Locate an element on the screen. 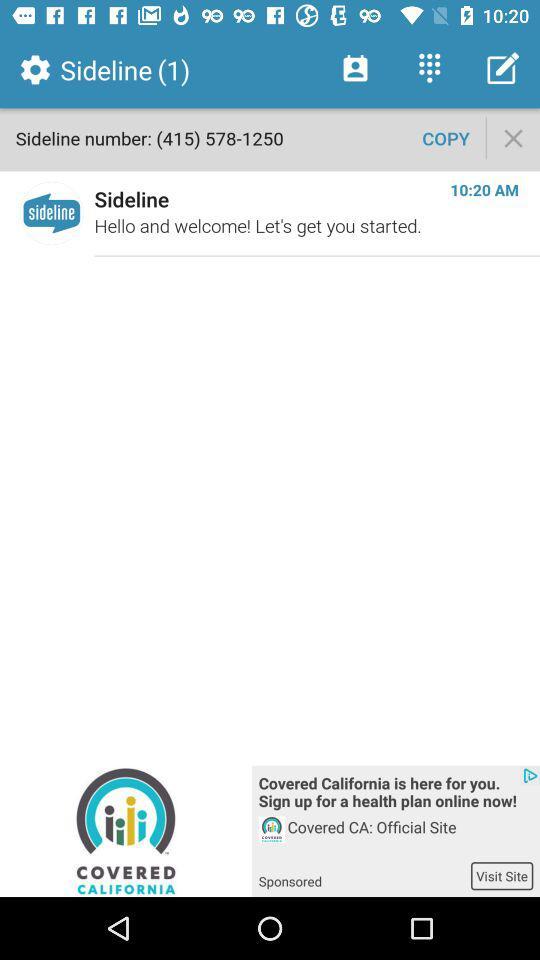 This screenshot has height=960, width=540. the close icon is located at coordinates (513, 137).